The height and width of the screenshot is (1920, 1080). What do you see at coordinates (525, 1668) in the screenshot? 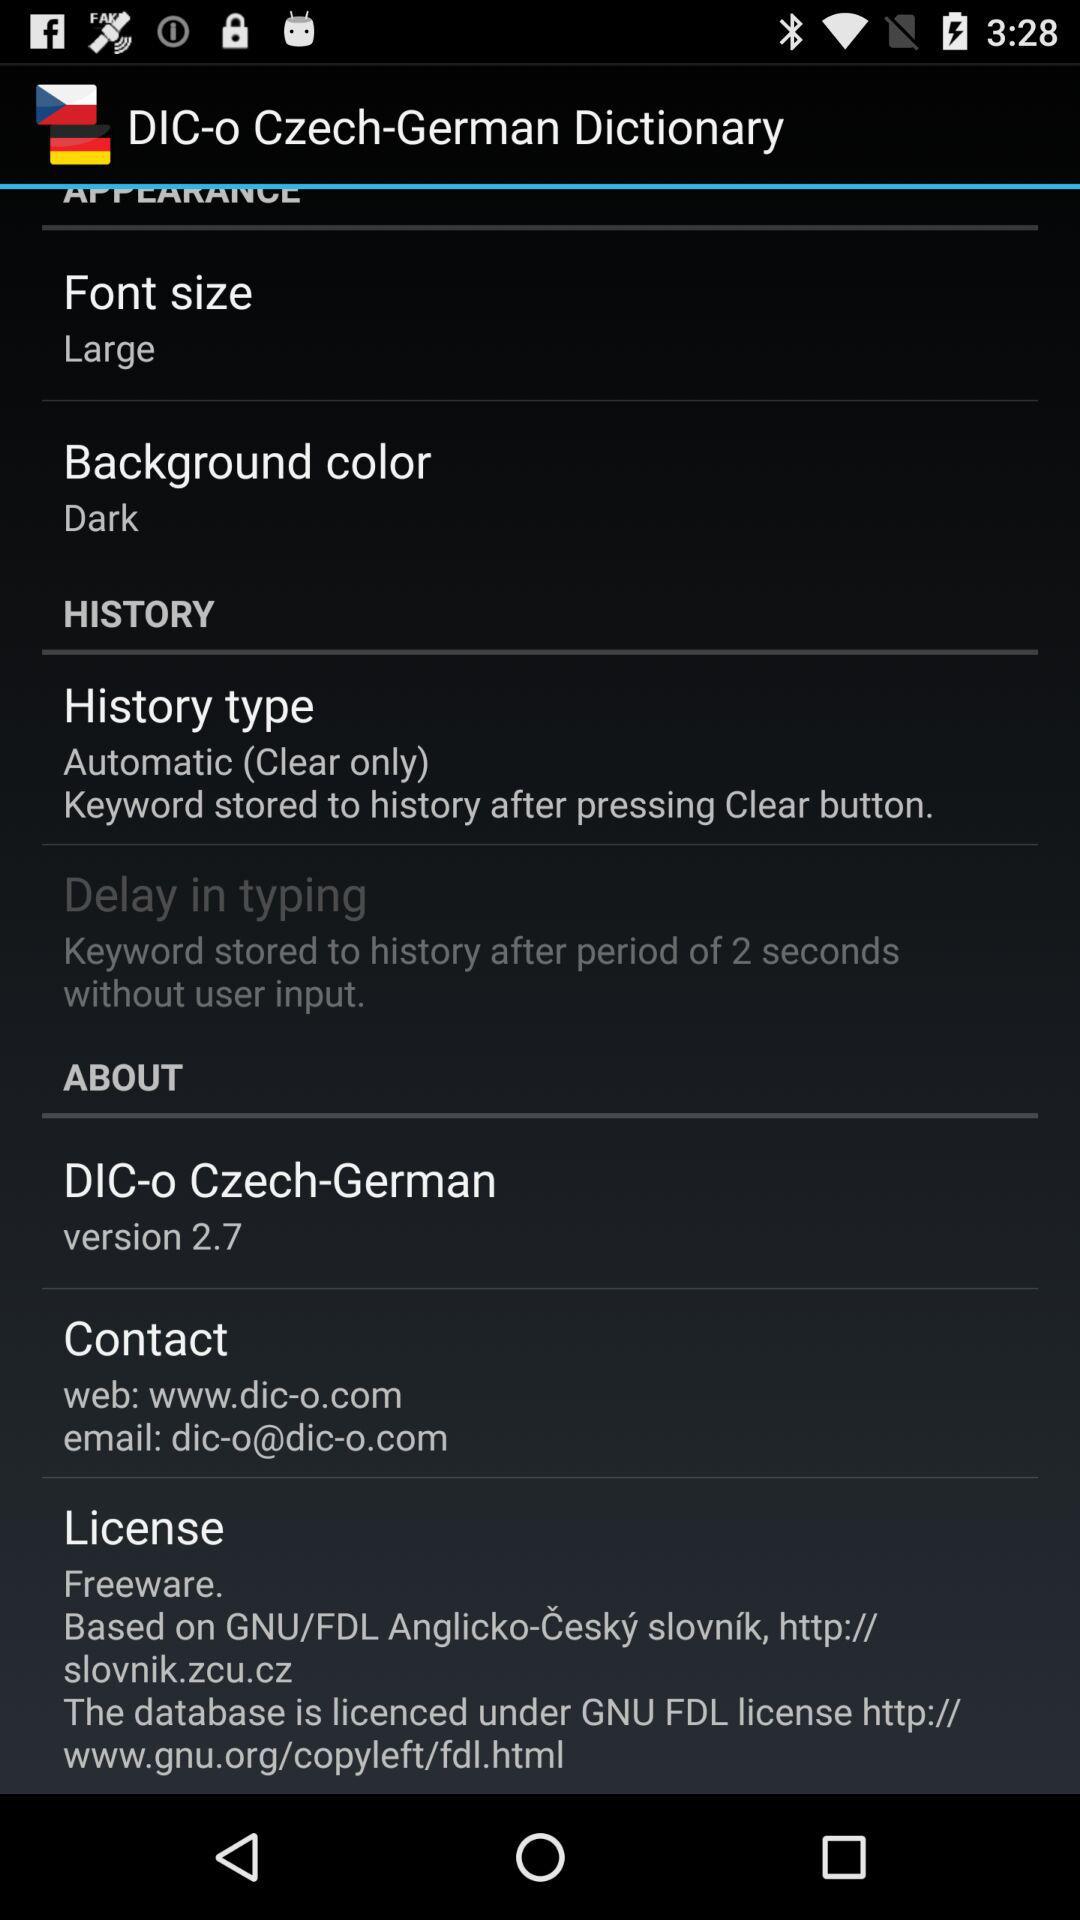
I see `the item below license item` at bounding box center [525, 1668].